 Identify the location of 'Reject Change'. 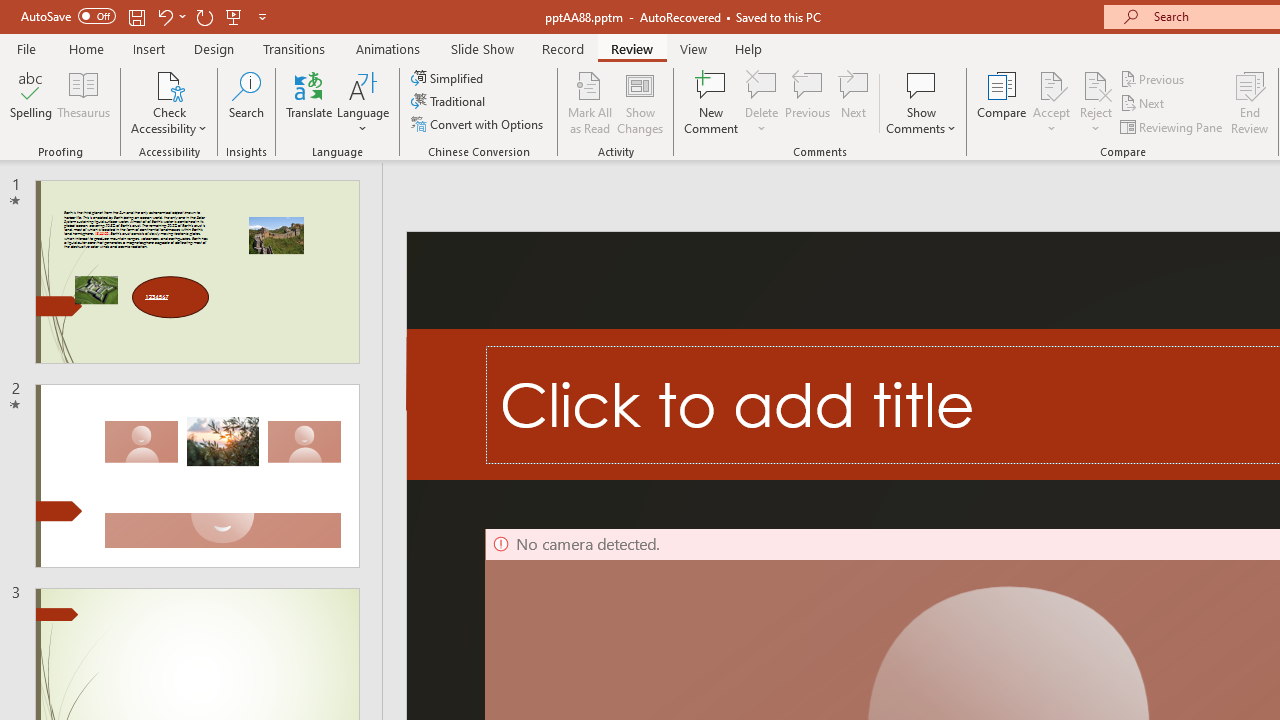
(1095, 84).